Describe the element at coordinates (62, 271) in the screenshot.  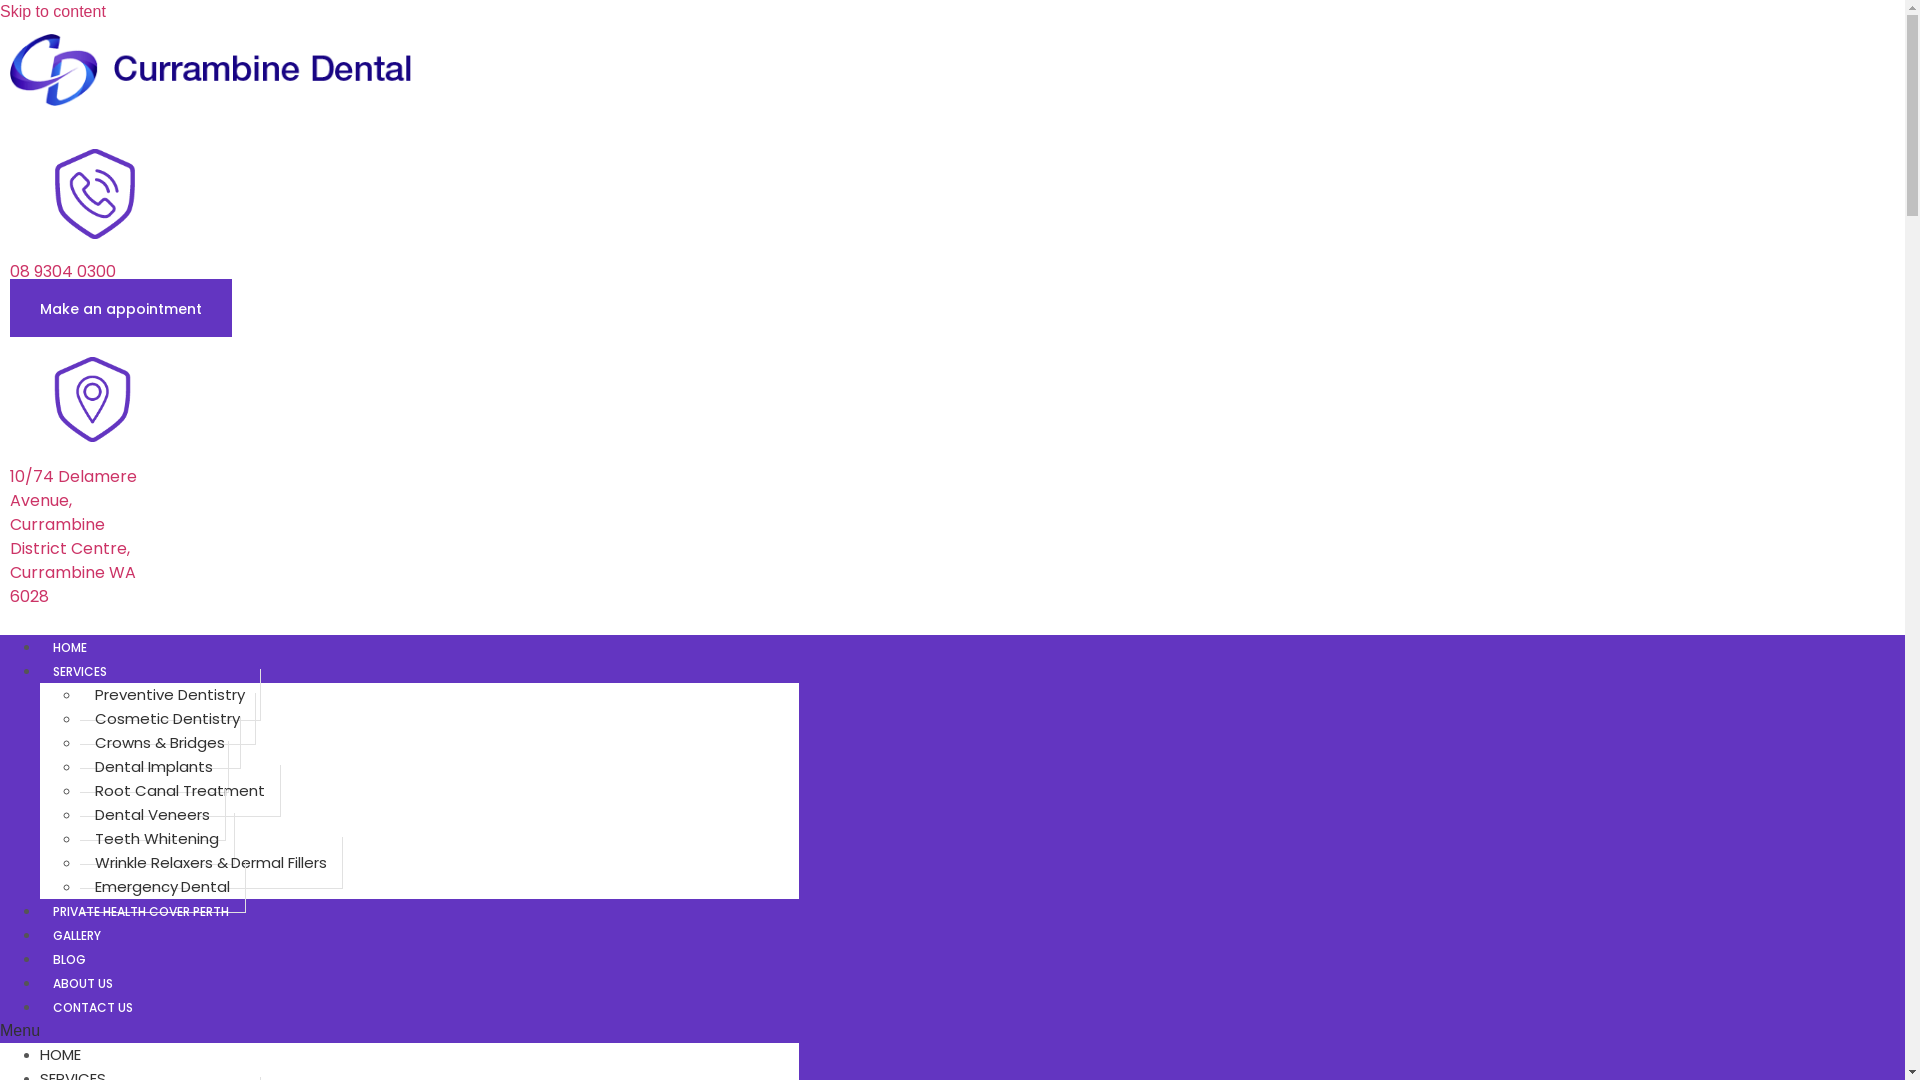
I see `'08 9304 0300'` at that location.